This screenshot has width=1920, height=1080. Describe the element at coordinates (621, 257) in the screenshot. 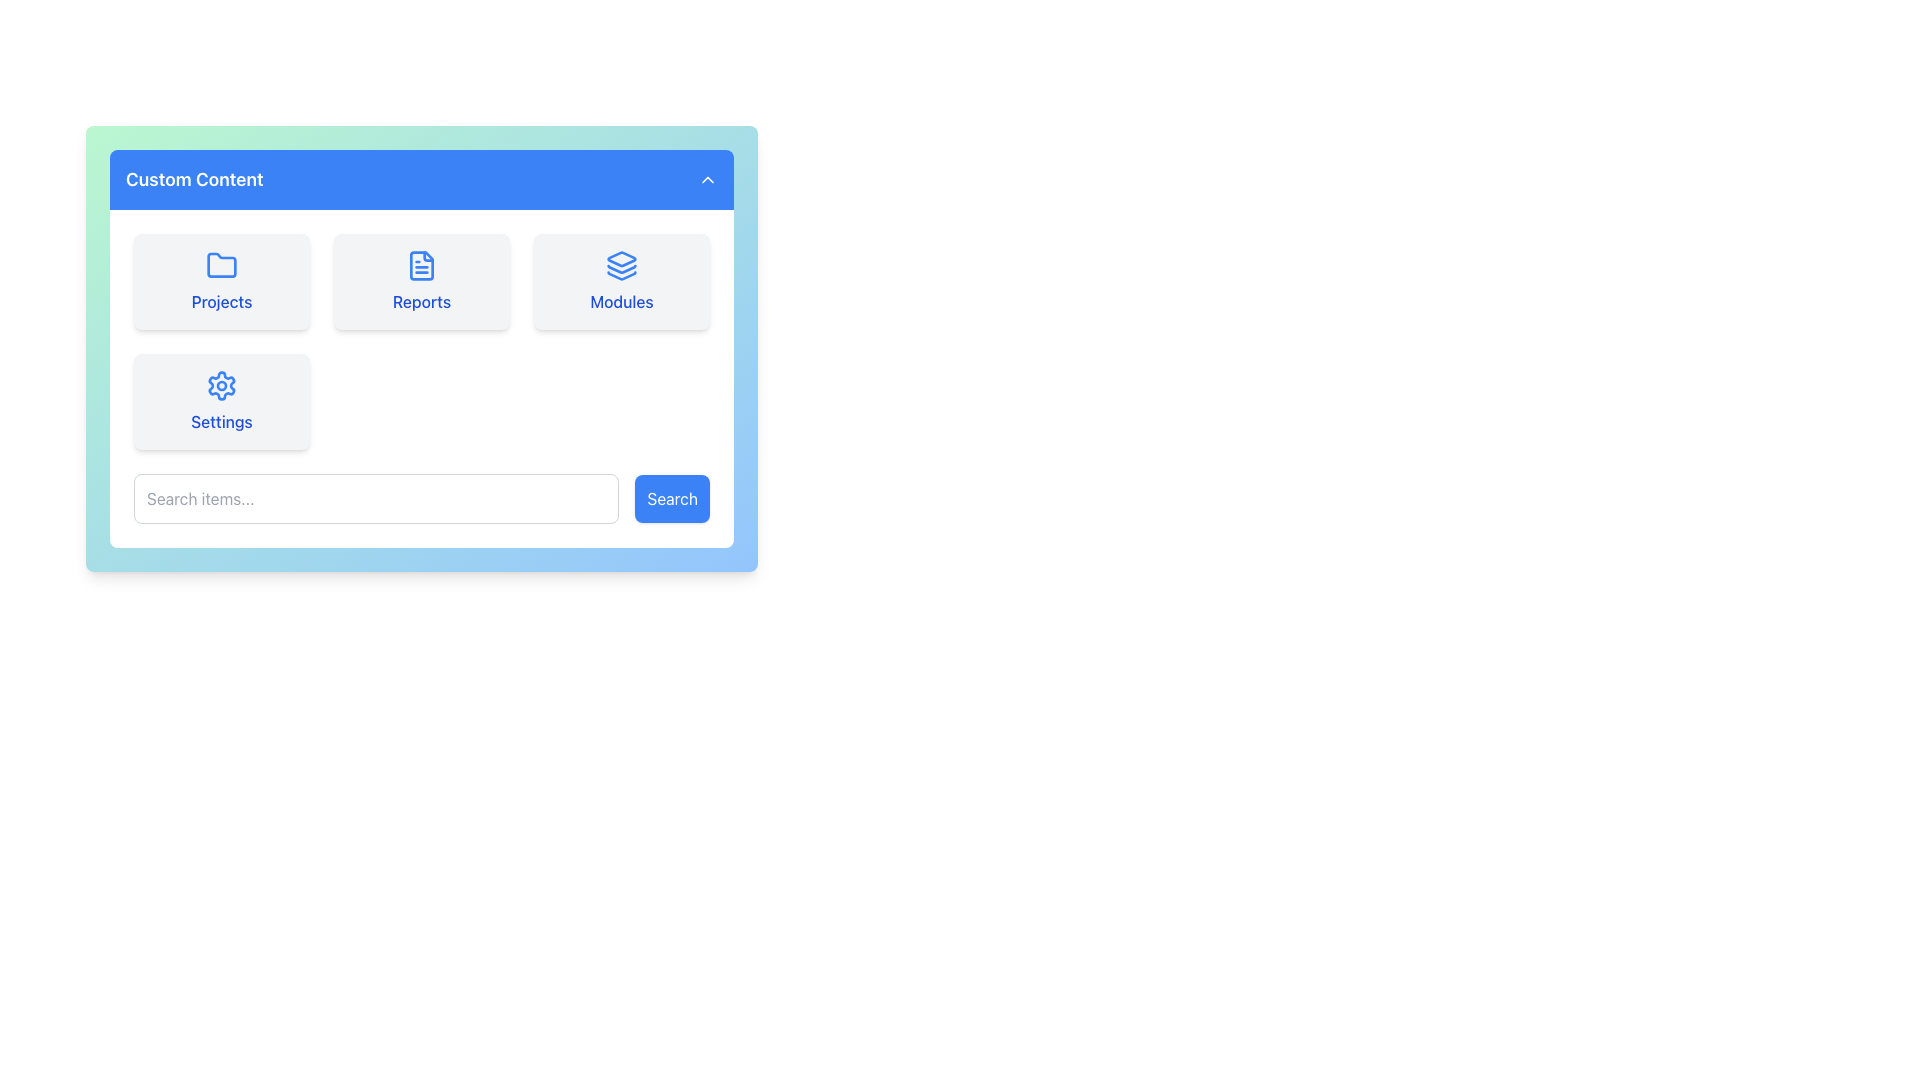

I see `the 'Modules' icon located in the third square button in the upper panel for navigation` at that location.